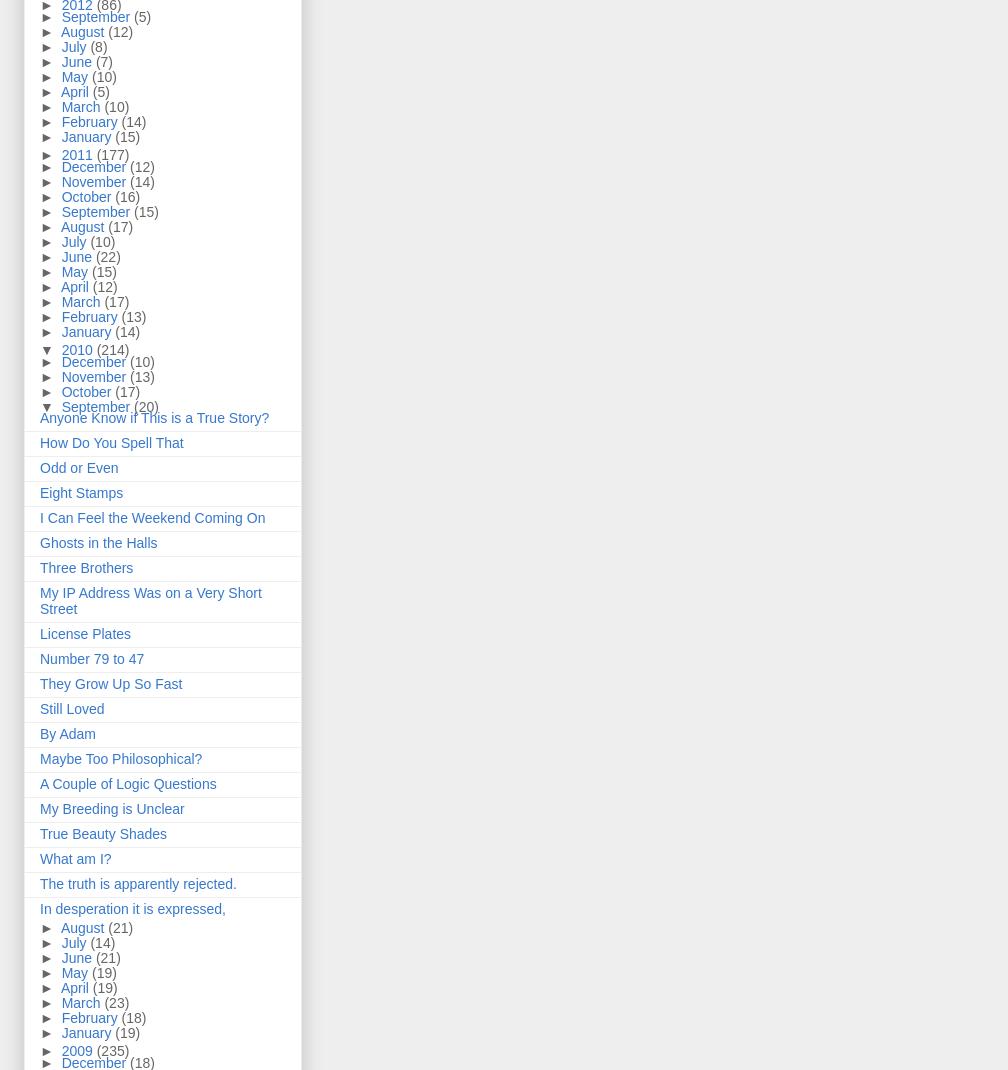 The height and width of the screenshot is (1070, 1008). I want to click on '(177)', so click(112, 155).